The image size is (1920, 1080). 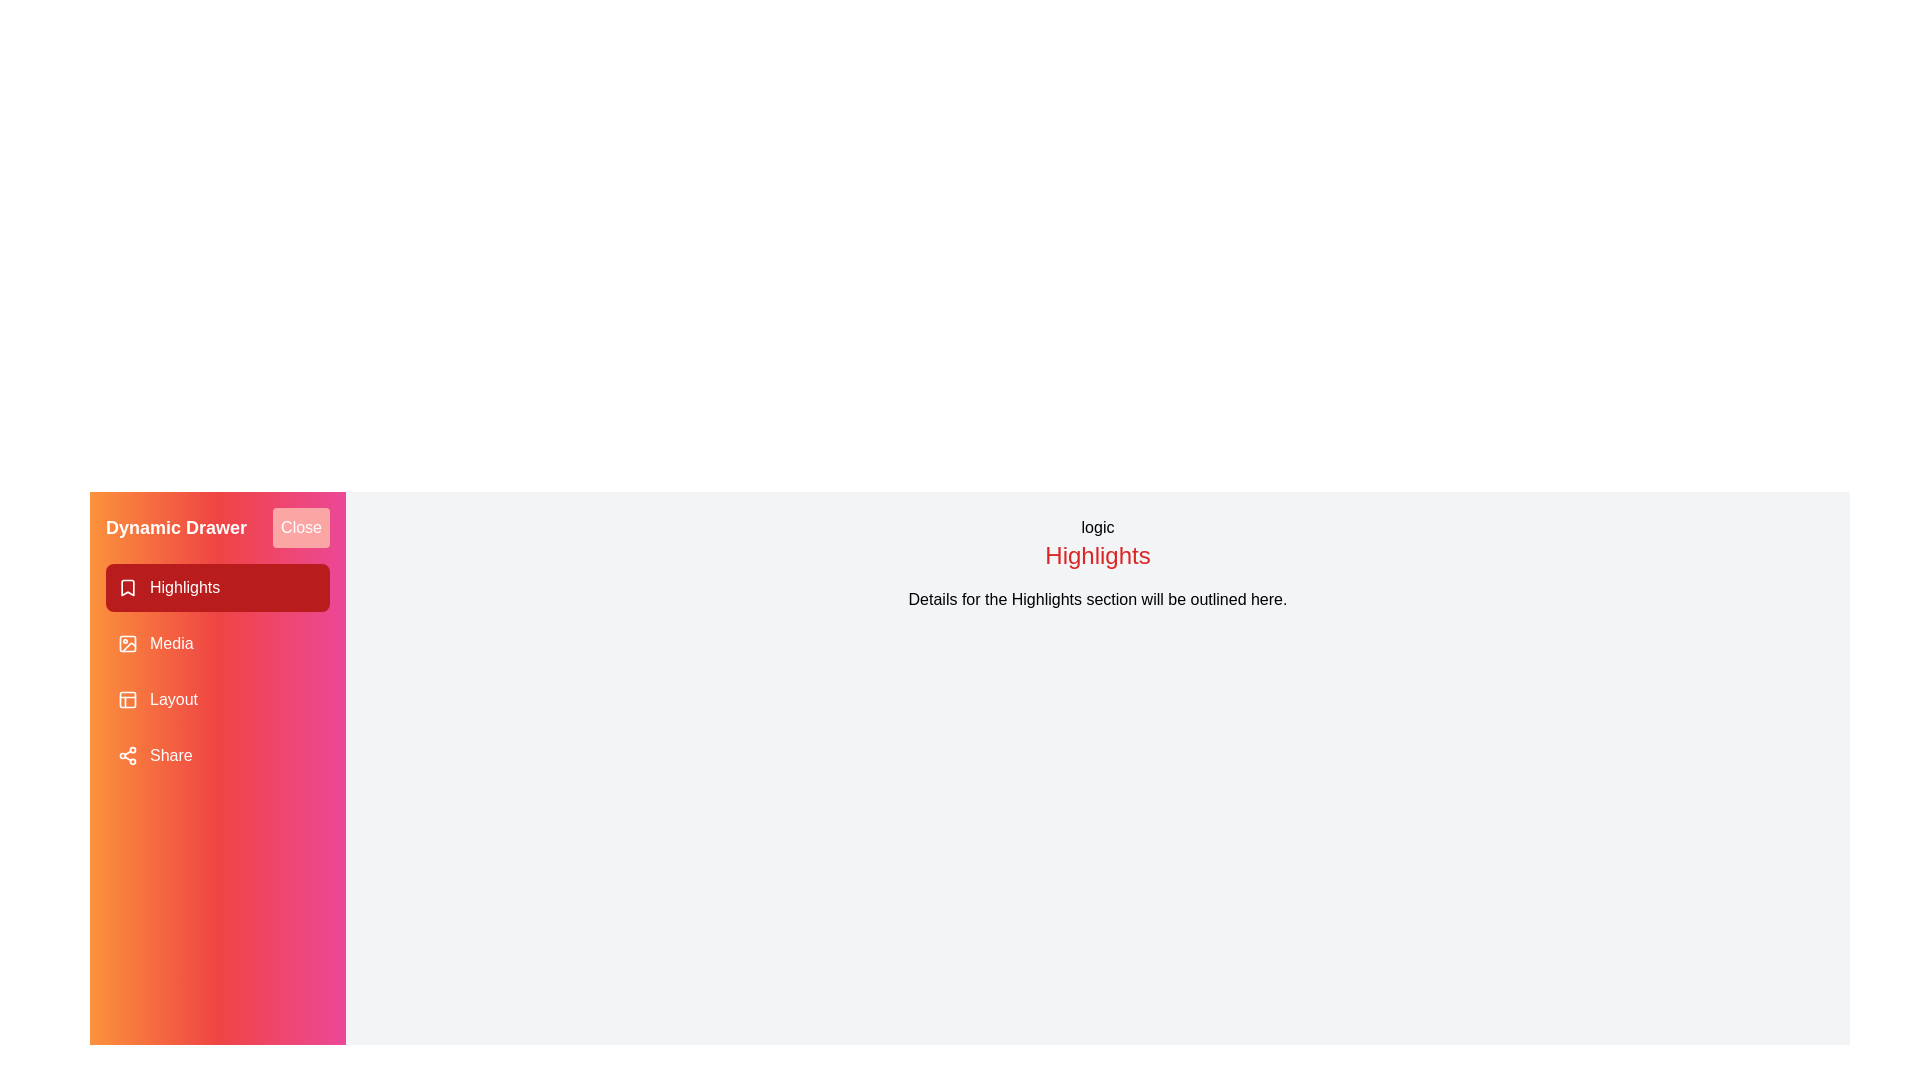 I want to click on the section Highlights from the drawer, so click(x=217, y=586).